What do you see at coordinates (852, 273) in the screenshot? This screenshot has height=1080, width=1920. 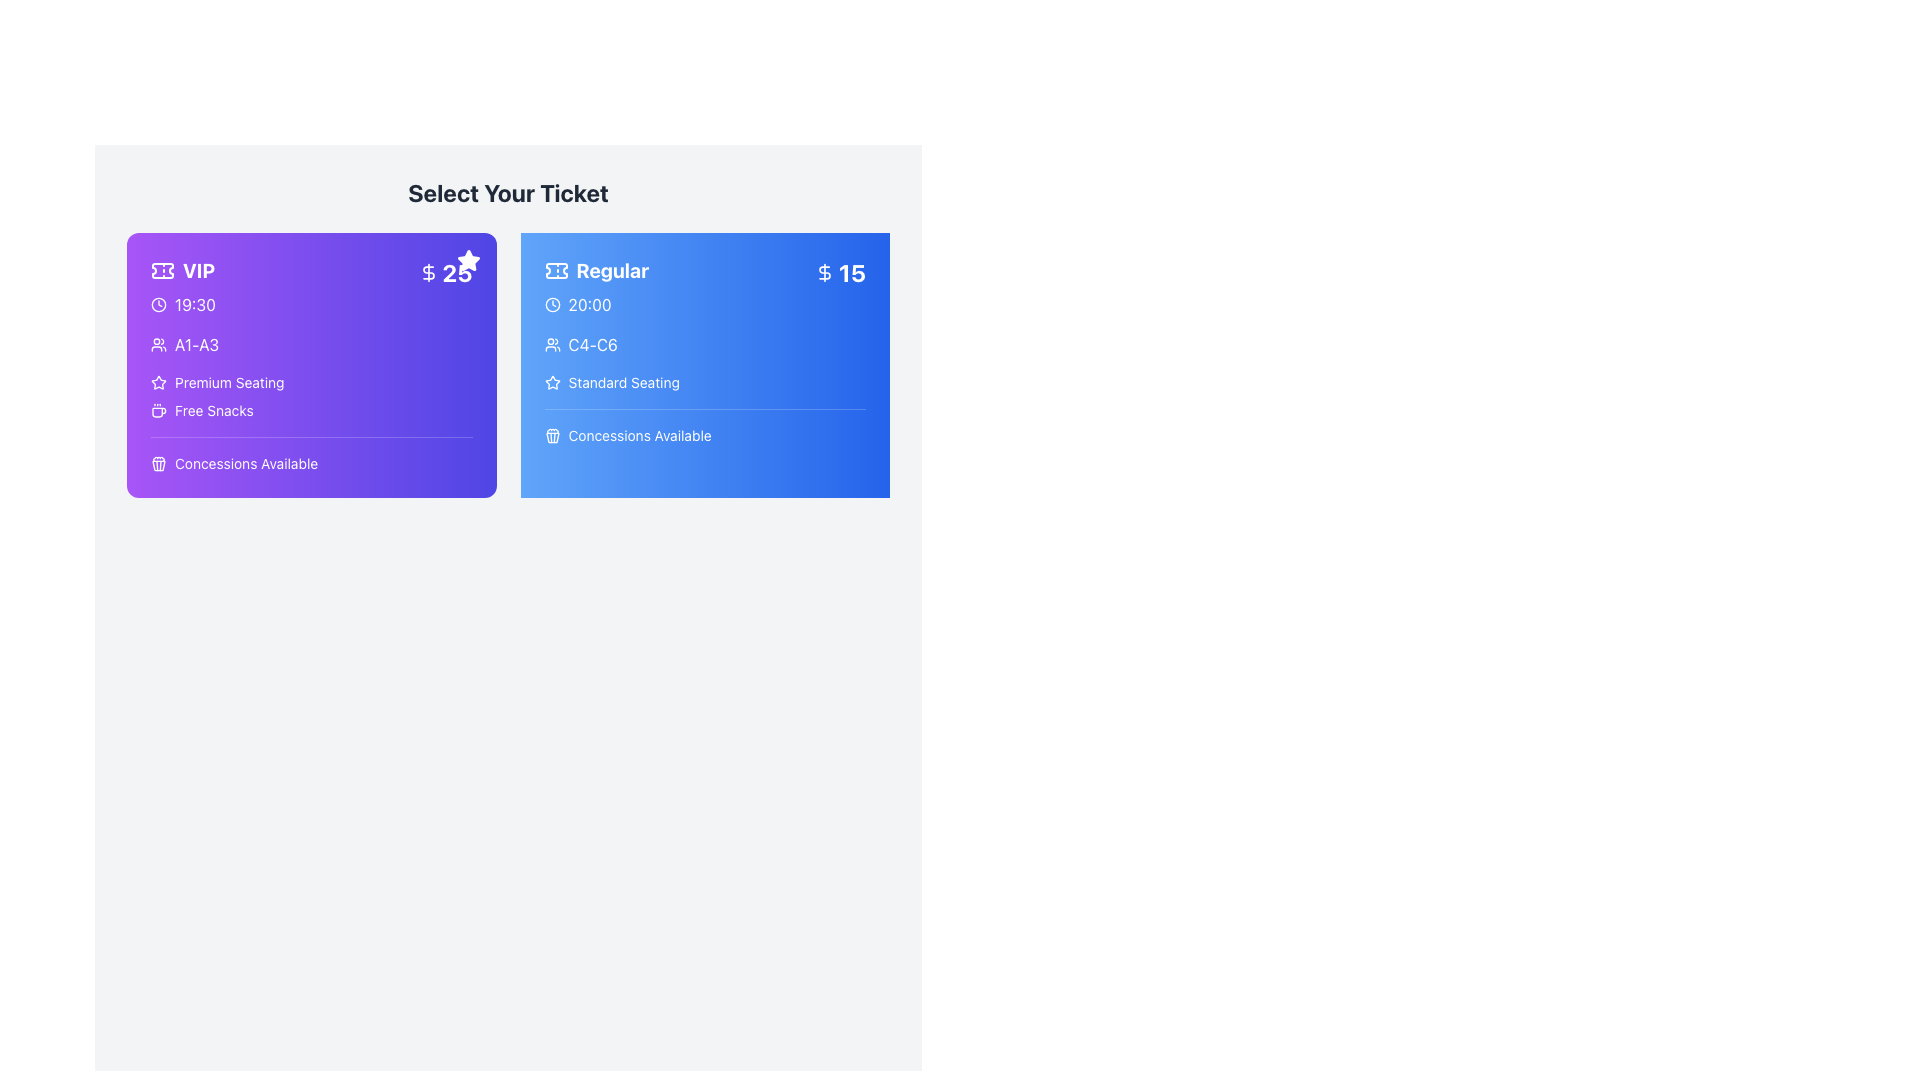 I see `the bold number '15' on the blue background in the top-right corner of the 'Regular' card` at bounding box center [852, 273].